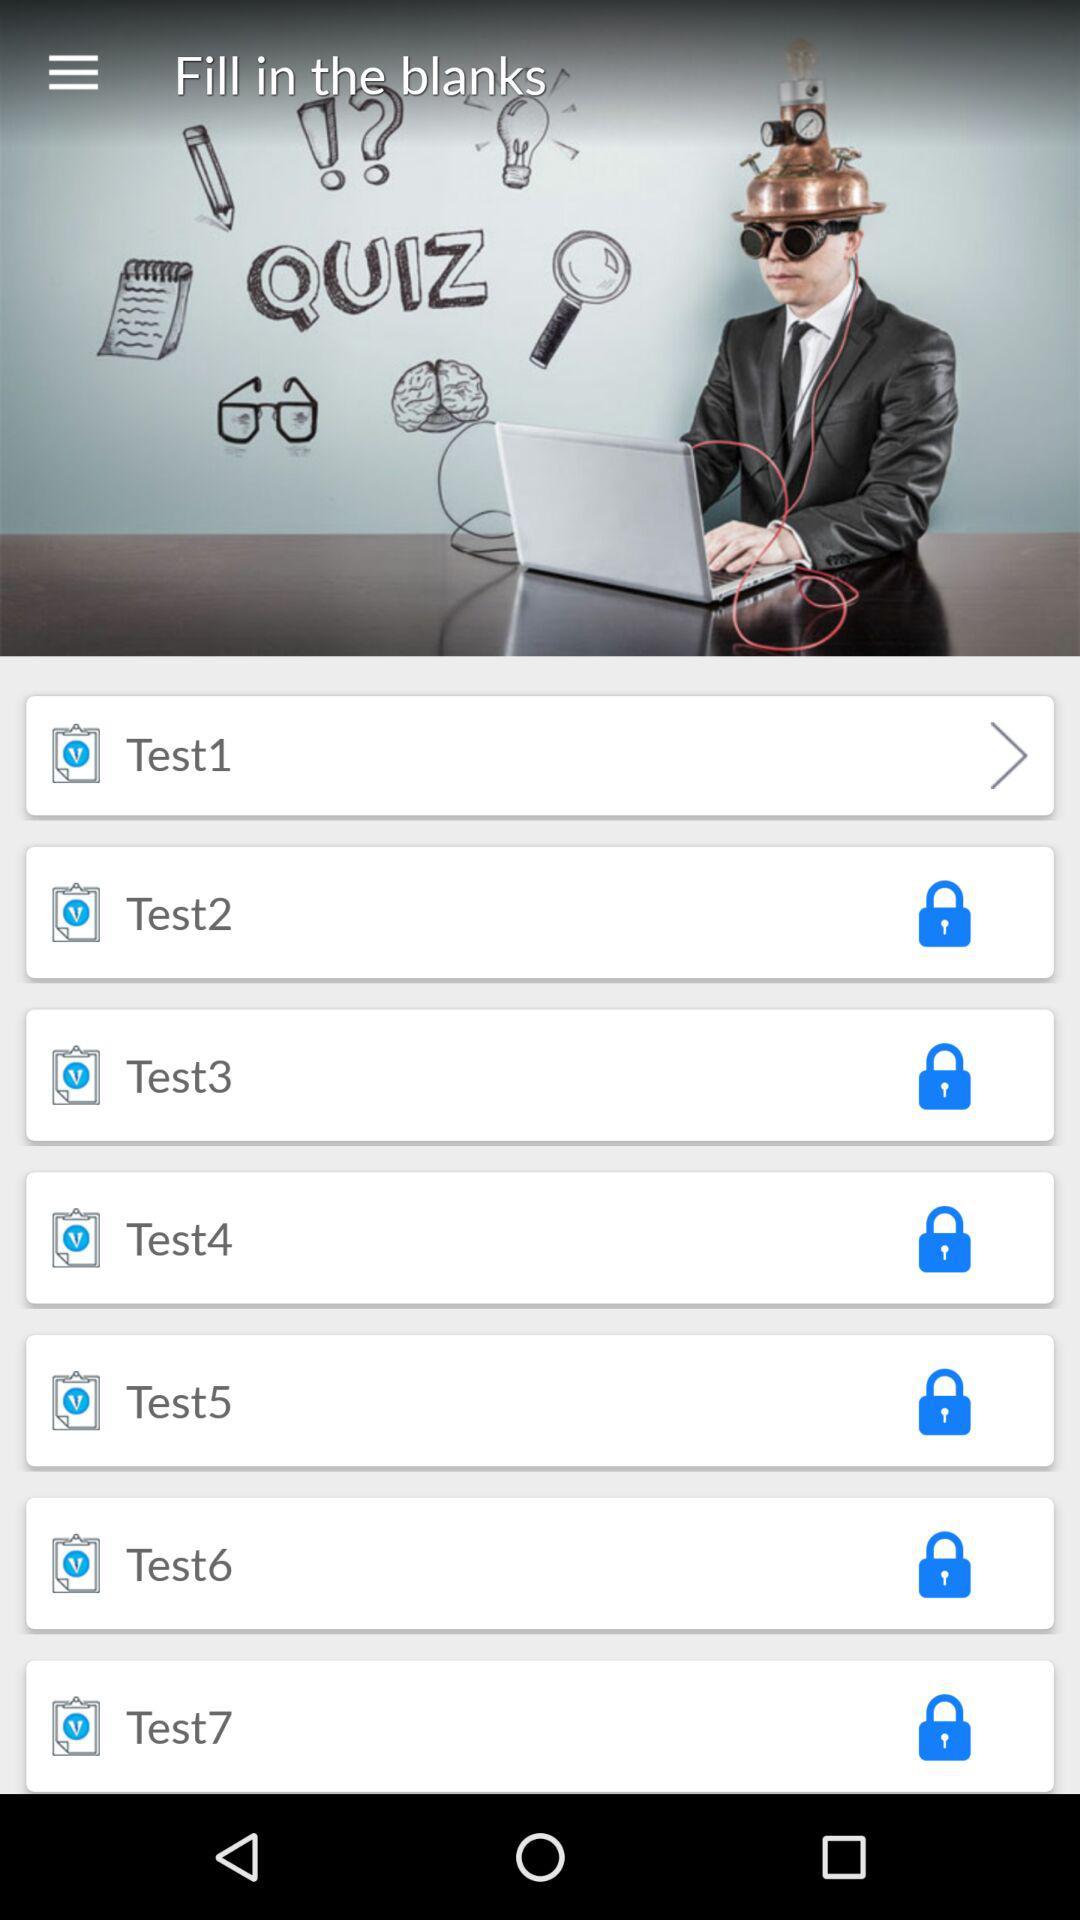  Describe the element at coordinates (943, 1236) in the screenshot. I see `the icon to the right of the test4` at that location.